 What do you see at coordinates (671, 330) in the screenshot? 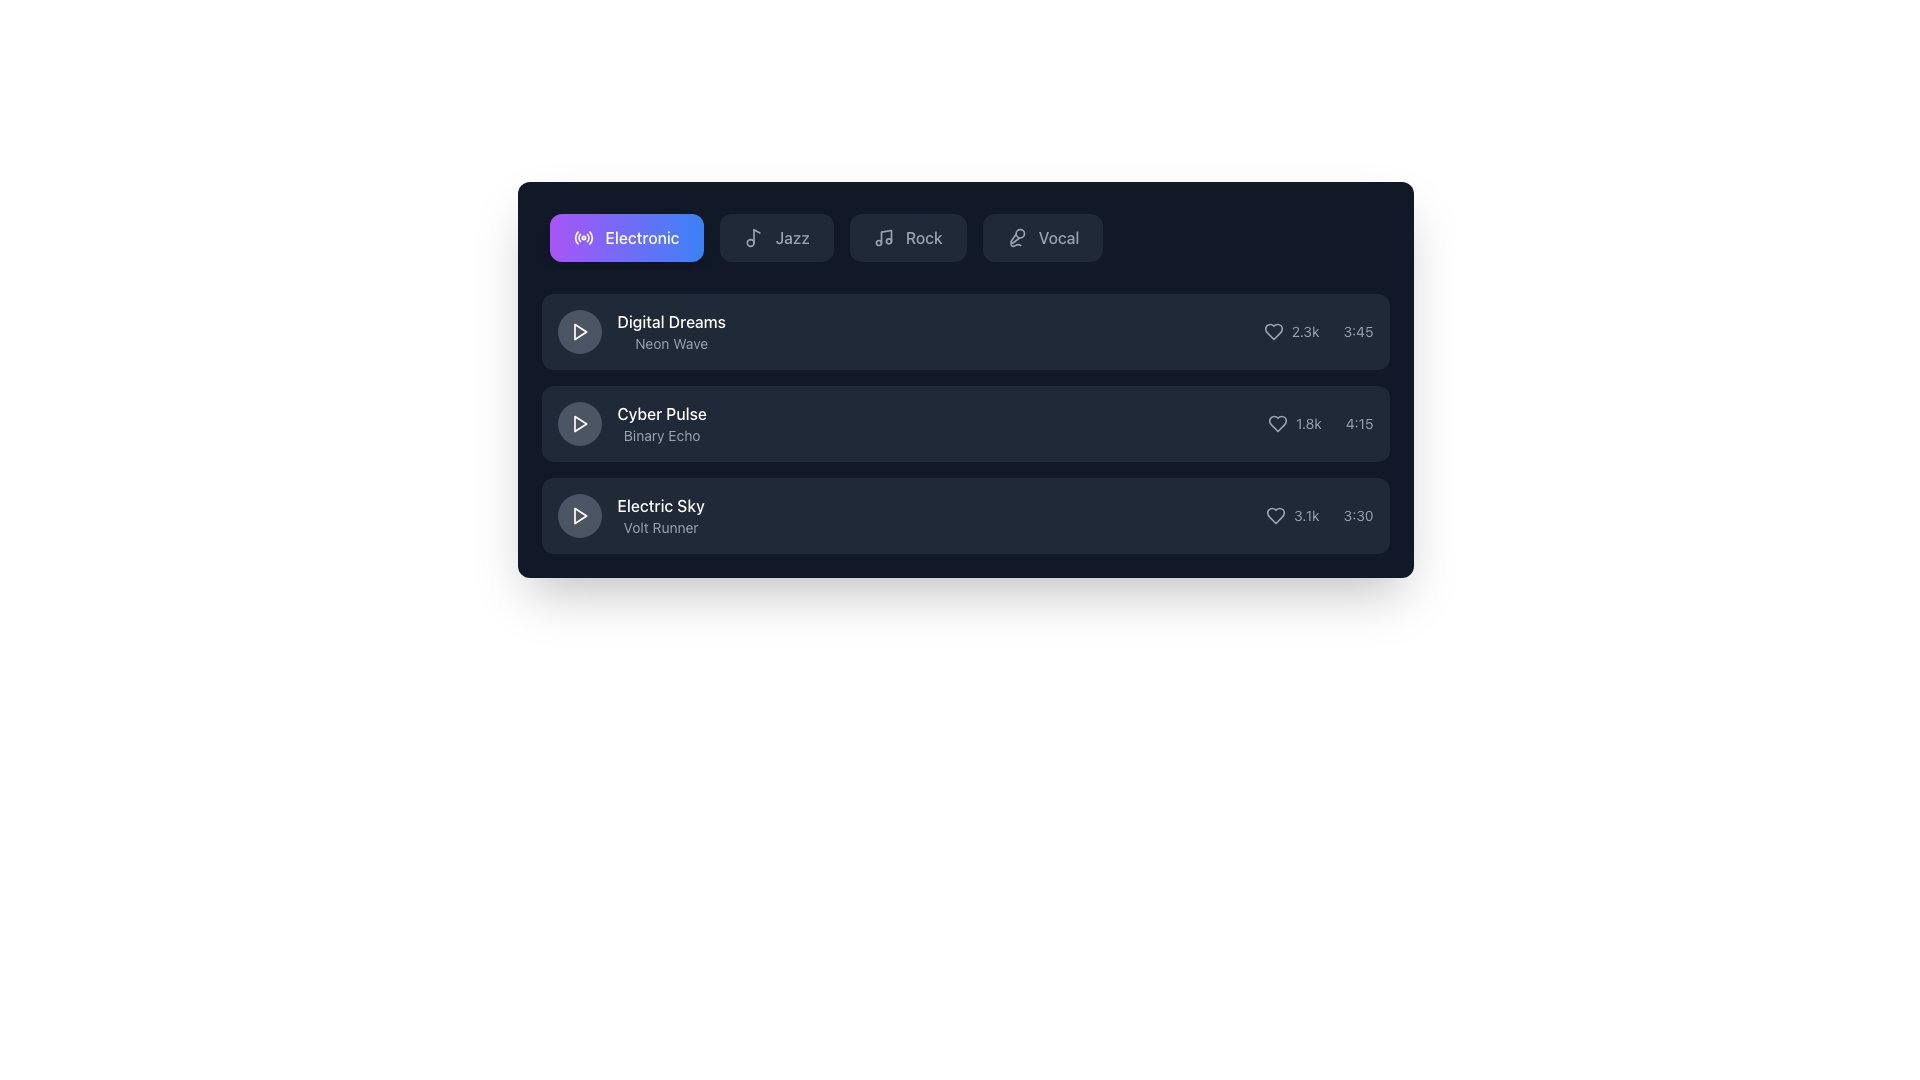
I see `the Text label displaying 'Digital Dreams' and 'Neon Wave', which is located within a dark blue rectangular area to the right of a circular play button` at bounding box center [671, 330].